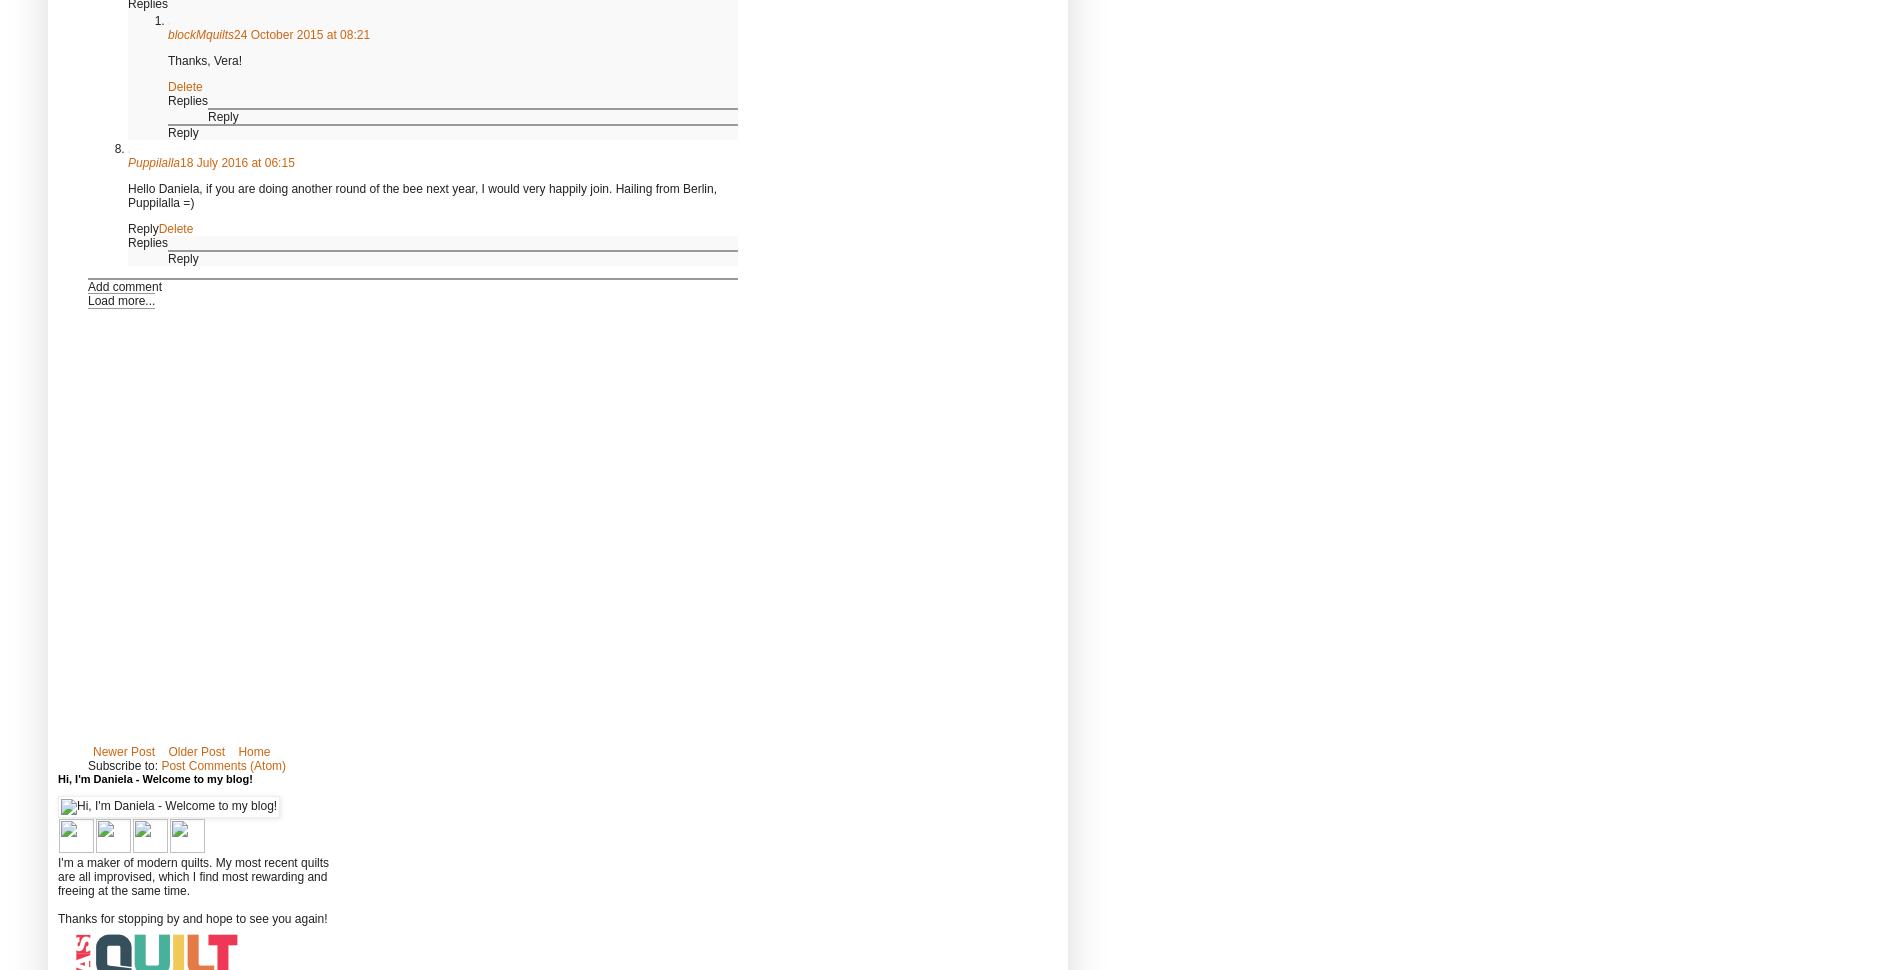 The height and width of the screenshot is (970, 1898). What do you see at coordinates (121, 300) in the screenshot?
I see `'Load more...'` at bounding box center [121, 300].